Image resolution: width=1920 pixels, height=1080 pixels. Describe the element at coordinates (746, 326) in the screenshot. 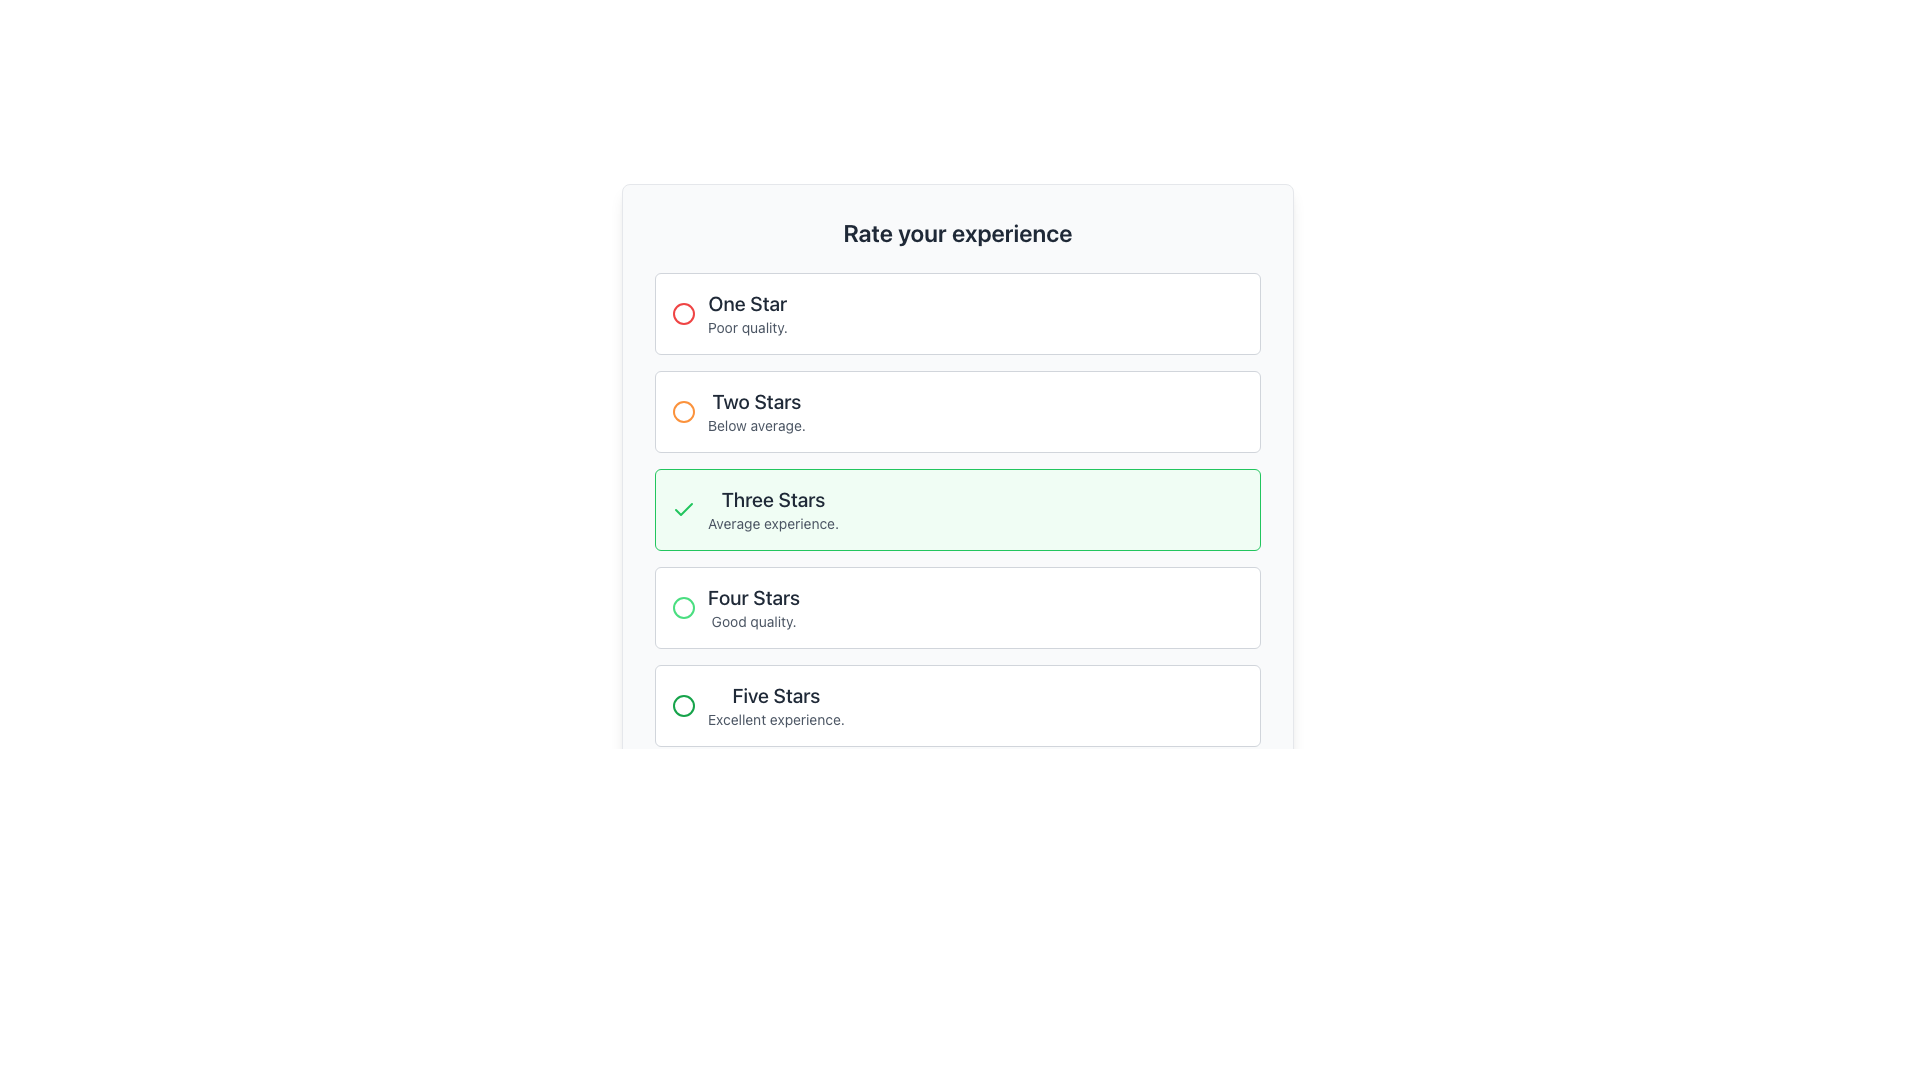

I see `the text label displaying 'Poor quality.' located beneath the 'One Star' review section` at that location.